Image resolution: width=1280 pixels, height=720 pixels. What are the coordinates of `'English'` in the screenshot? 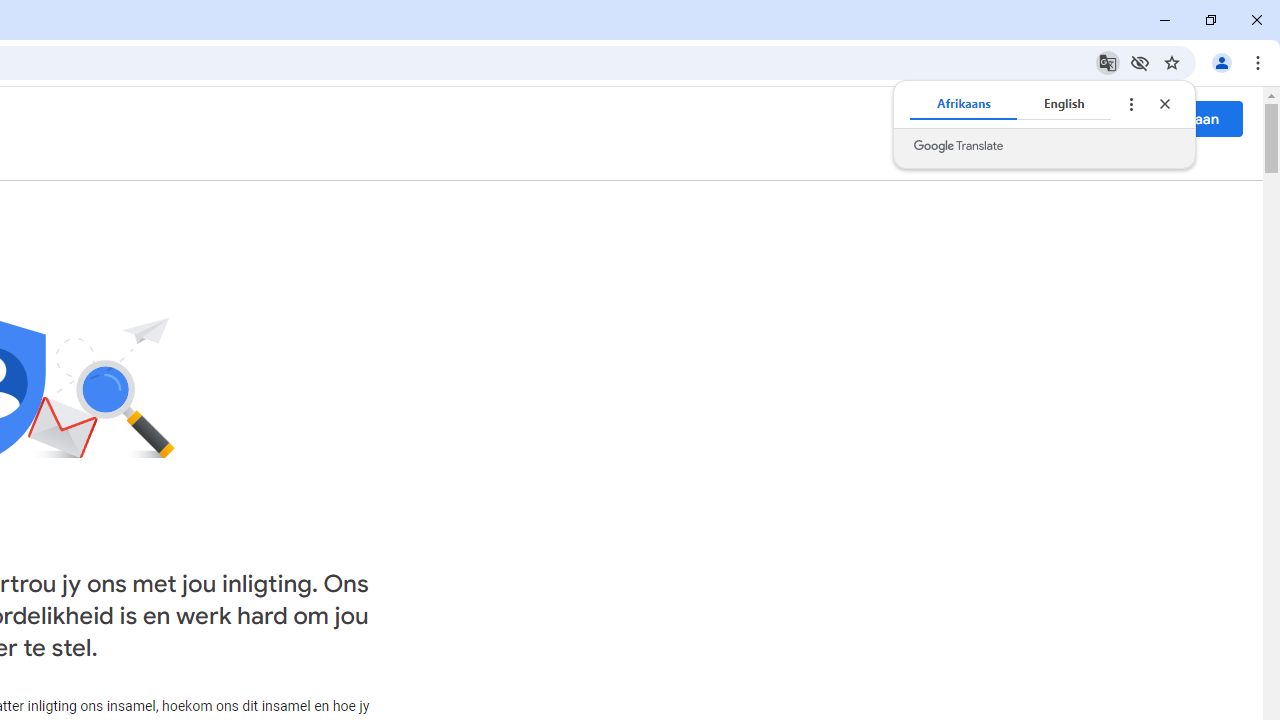 It's located at (1063, 104).